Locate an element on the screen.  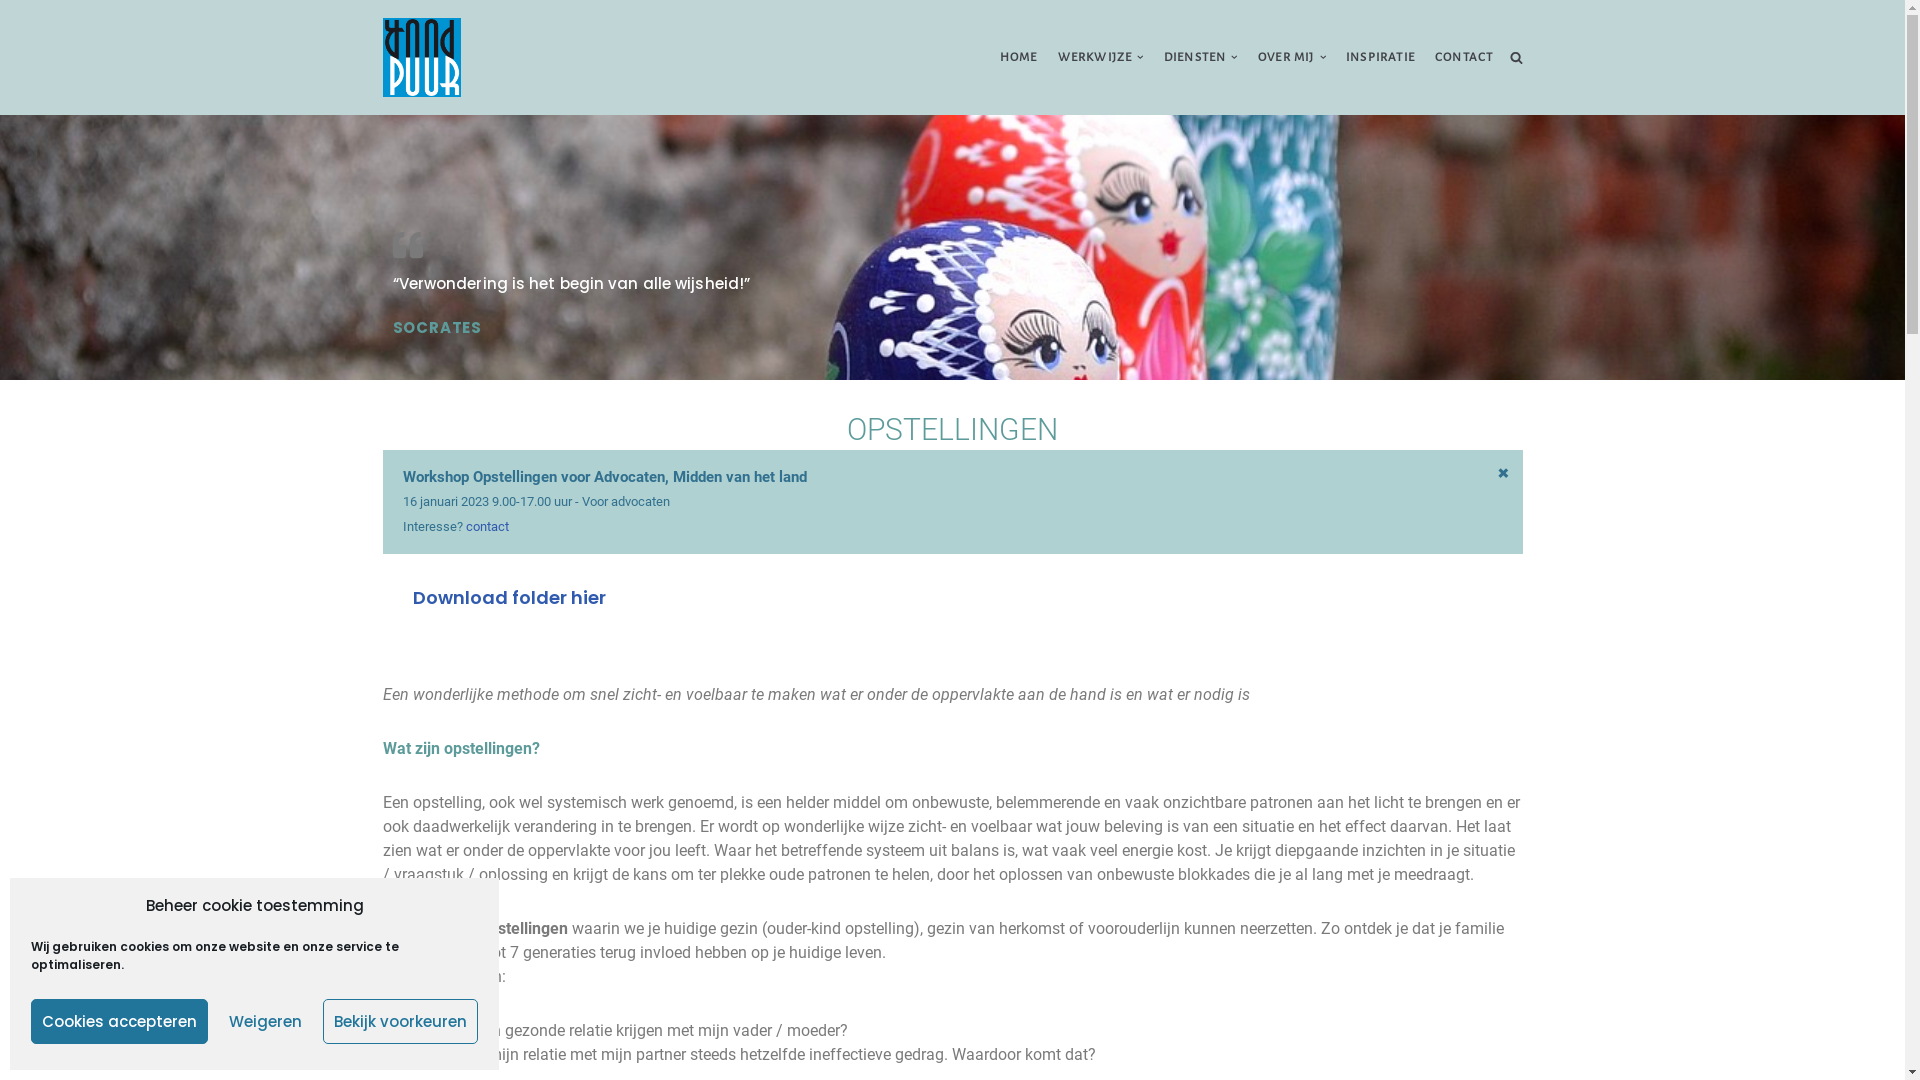
'OVER MIJ' is located at coordinates (1256, 56).